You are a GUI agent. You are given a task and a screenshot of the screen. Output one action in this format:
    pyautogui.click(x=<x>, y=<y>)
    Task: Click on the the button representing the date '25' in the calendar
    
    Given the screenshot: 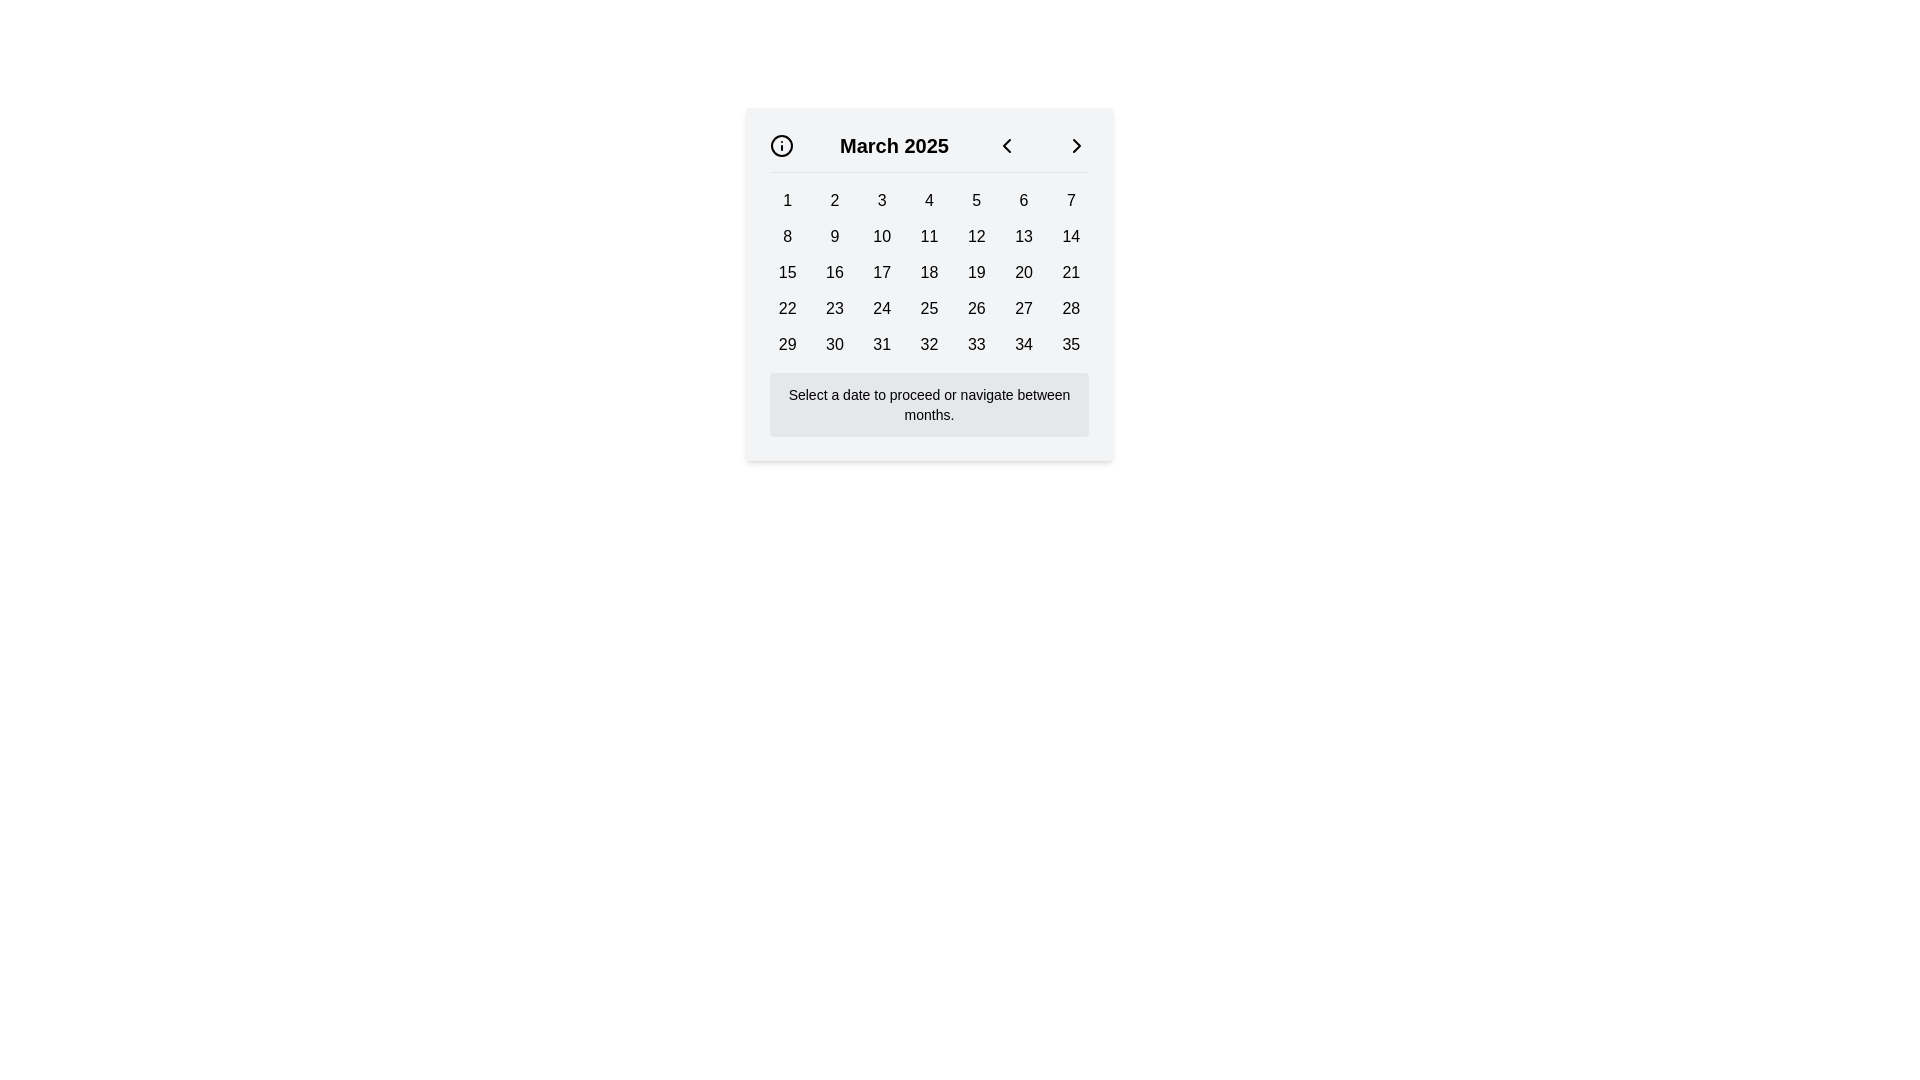 What is the action you would take?
    pyautogui.click(x=928, y=308)
    